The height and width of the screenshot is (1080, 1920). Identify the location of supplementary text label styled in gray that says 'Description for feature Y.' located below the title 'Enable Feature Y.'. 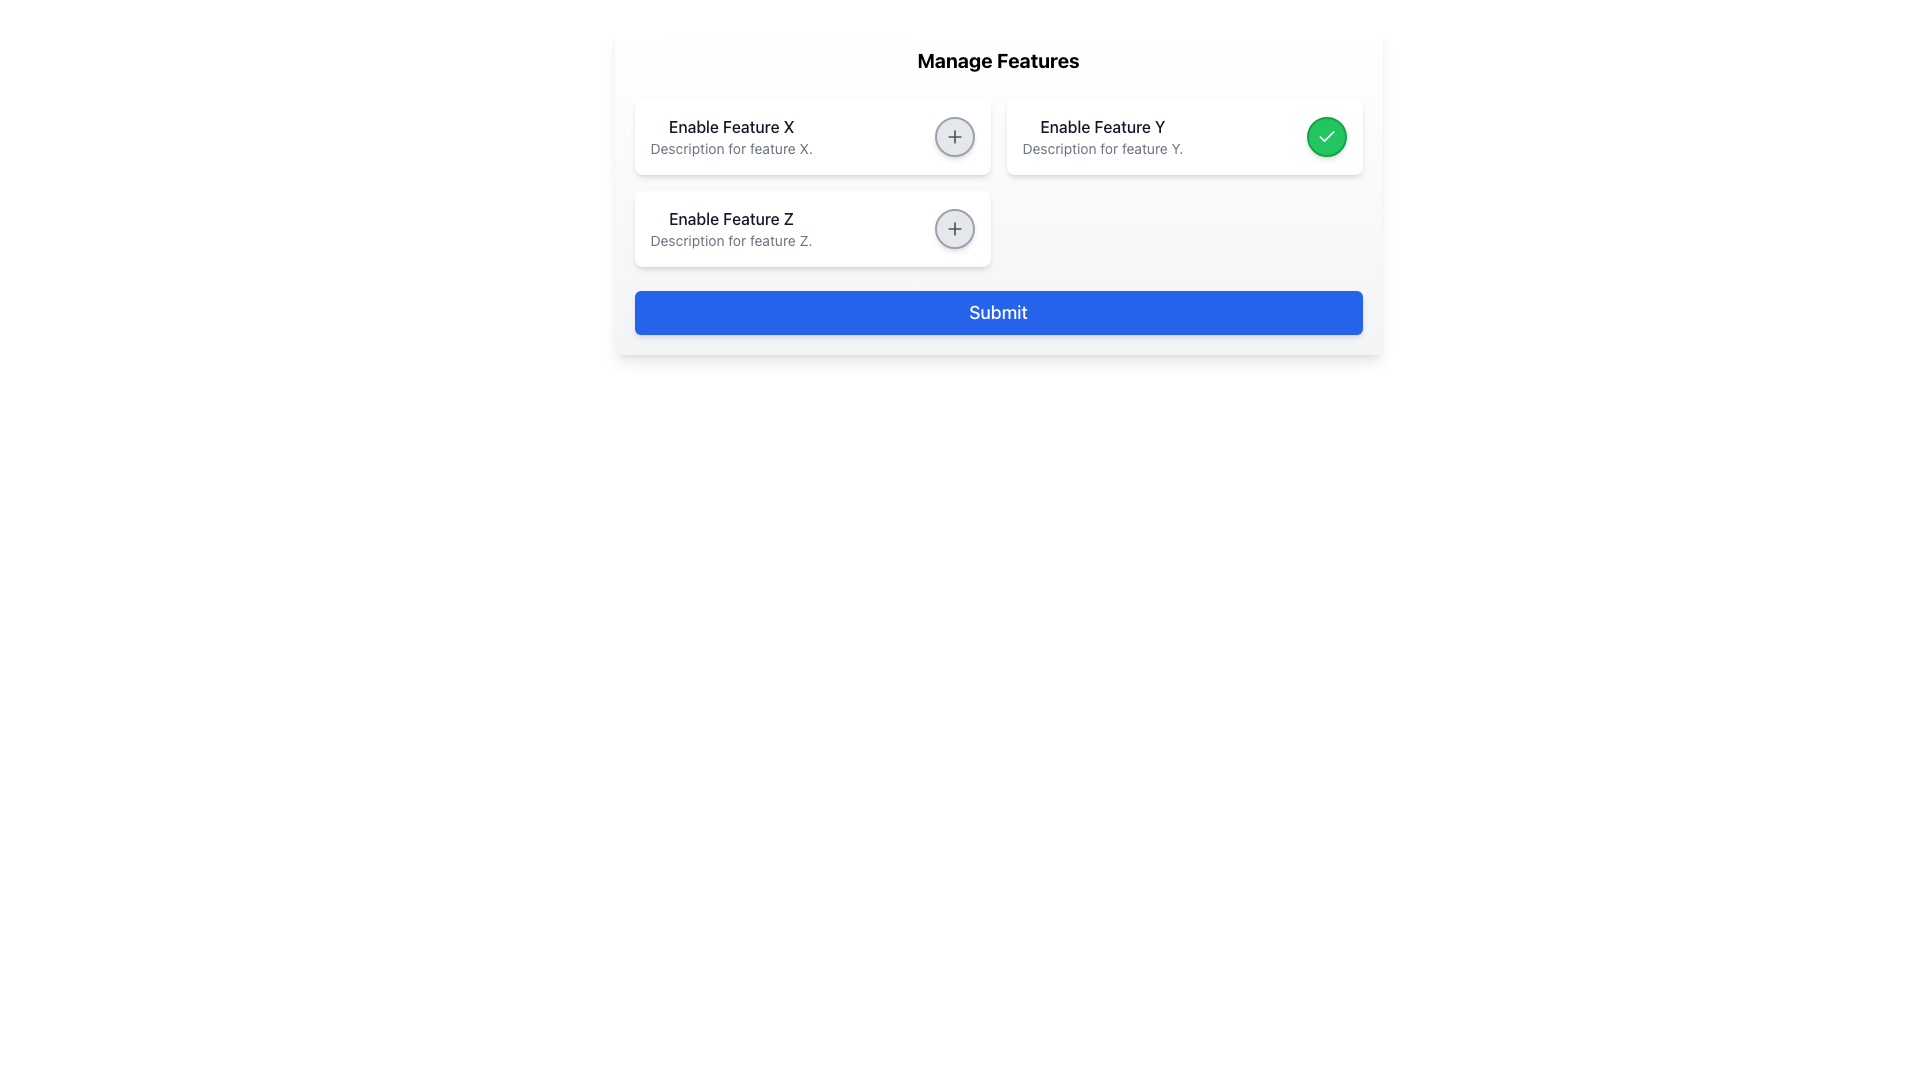
(1101, 148).